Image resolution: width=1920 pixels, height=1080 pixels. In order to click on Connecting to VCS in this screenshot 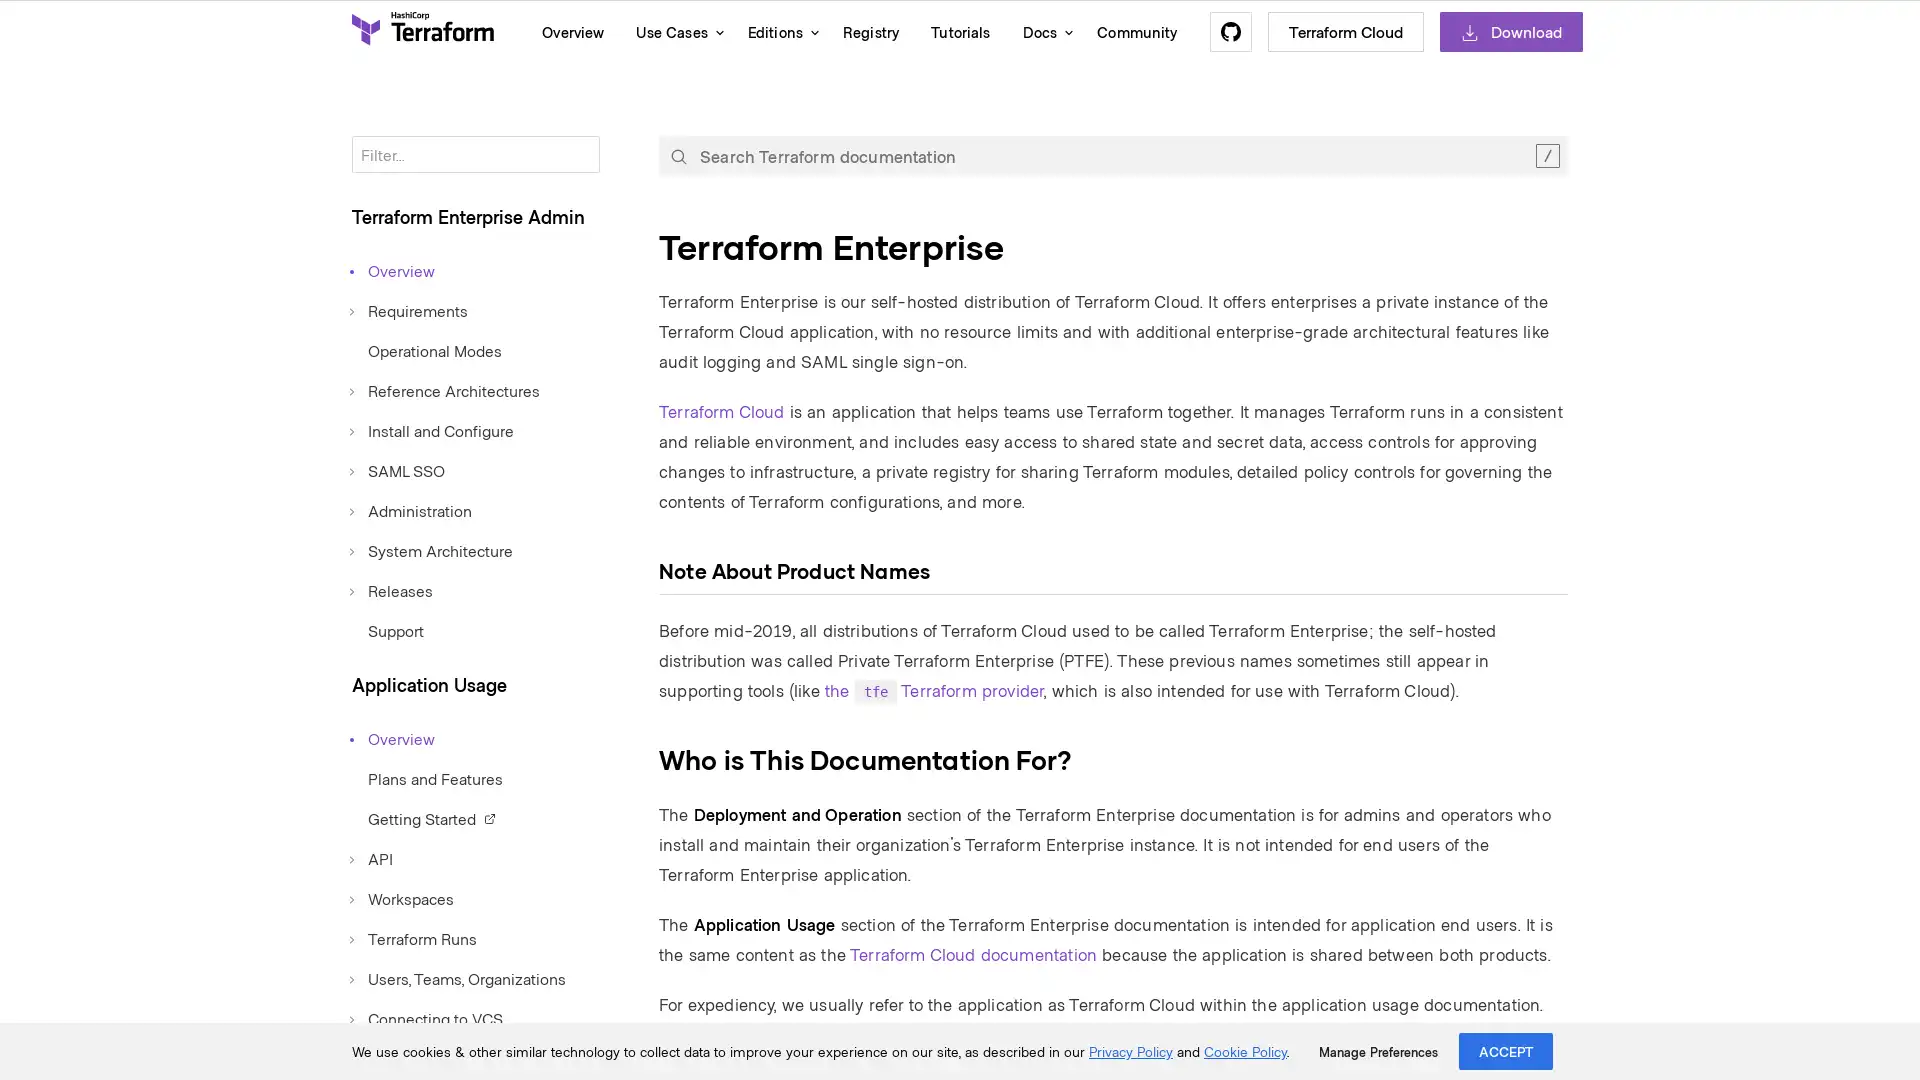, I will do `click(426, 1018)`.